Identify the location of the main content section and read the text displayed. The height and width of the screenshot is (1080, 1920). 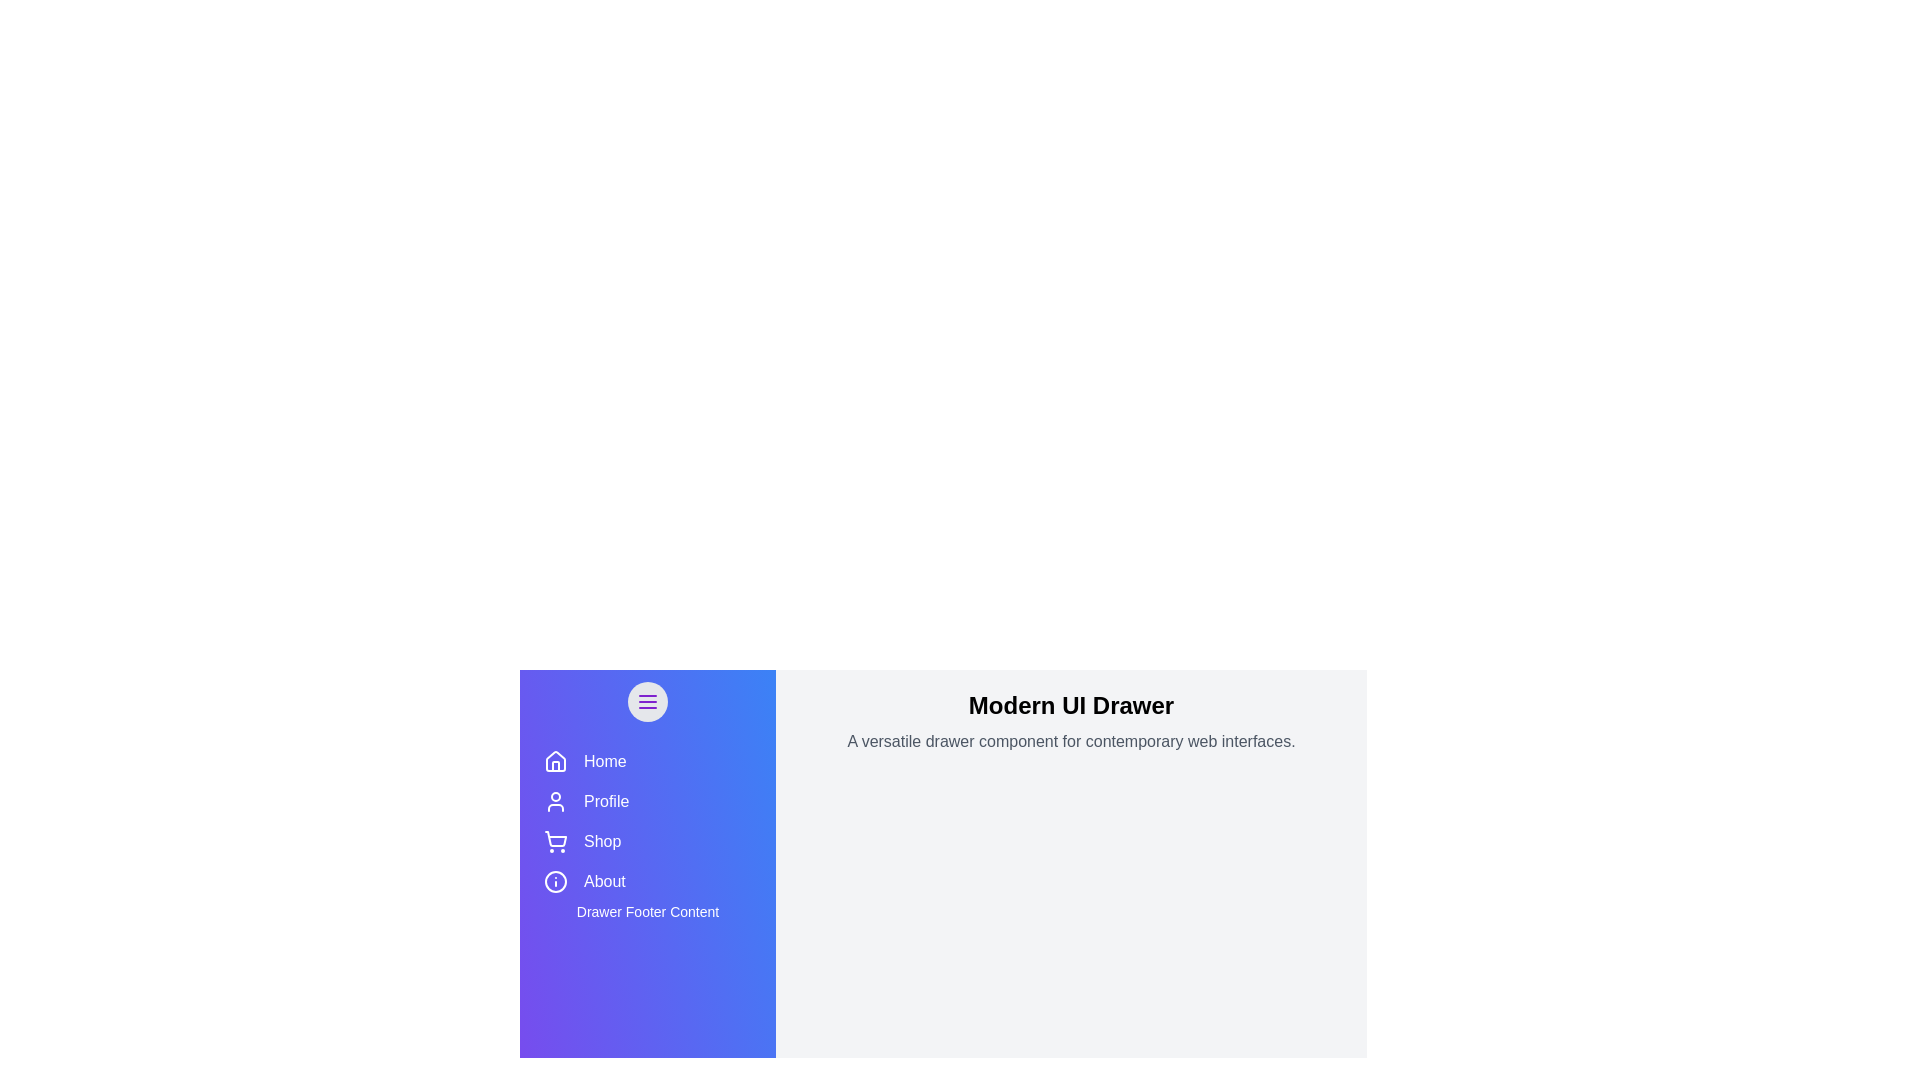
(1070, 741).